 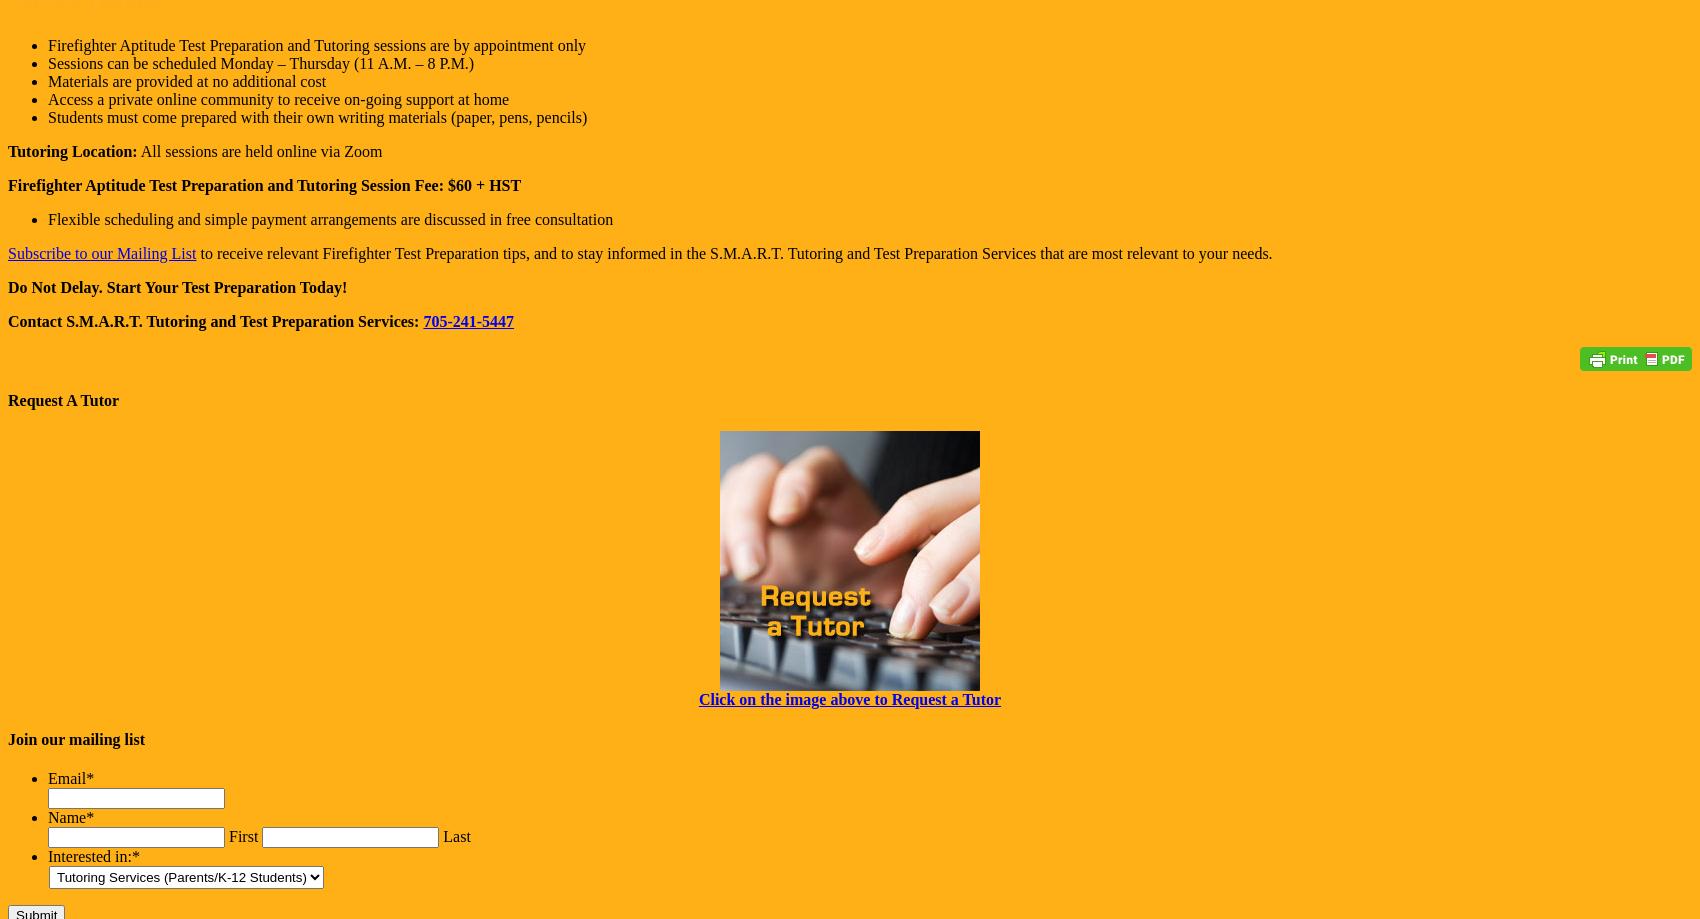 What do you see at coordinates (848, 698) in the screenshot?
I see `'Click on the image above to Request a Tutor'` at bounding box center [848, 698].